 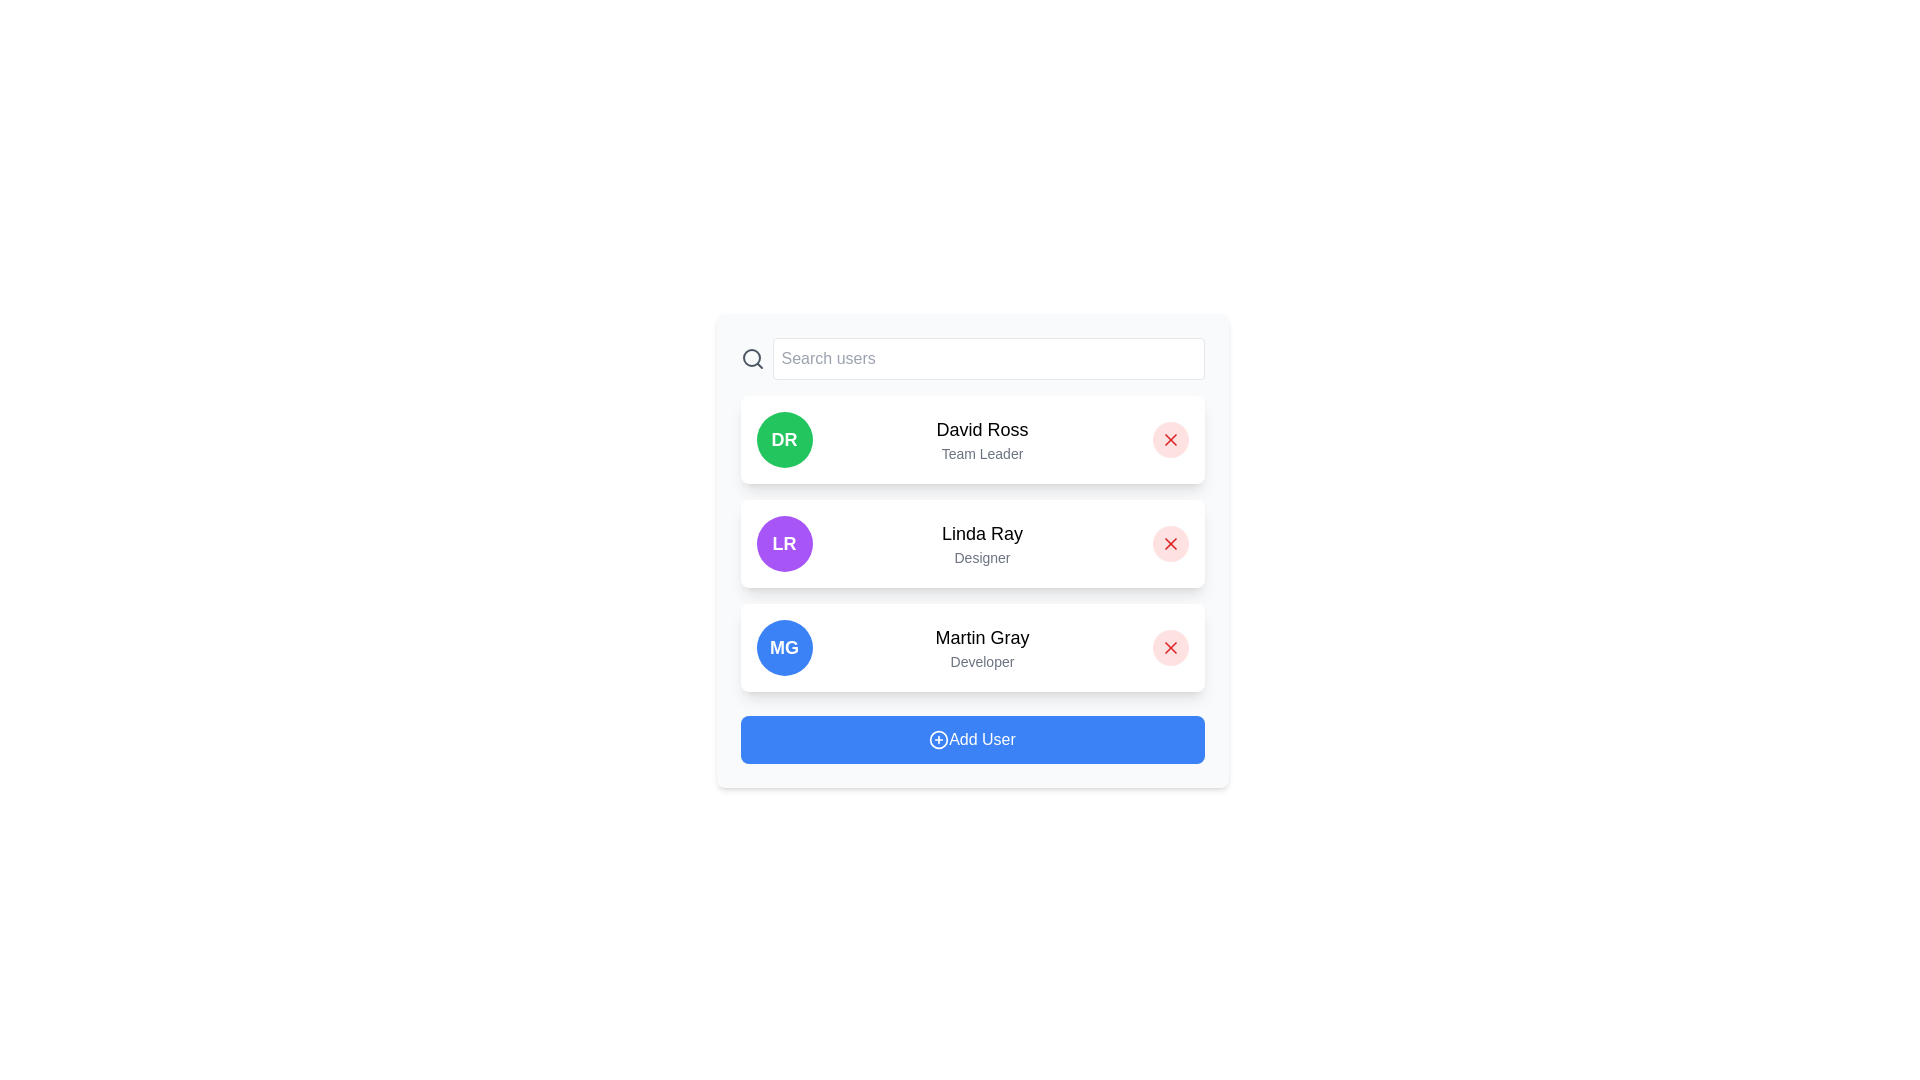 I want to click on the search icon located at the left of the search input field to initiate a search, so click(x=751, y=357).